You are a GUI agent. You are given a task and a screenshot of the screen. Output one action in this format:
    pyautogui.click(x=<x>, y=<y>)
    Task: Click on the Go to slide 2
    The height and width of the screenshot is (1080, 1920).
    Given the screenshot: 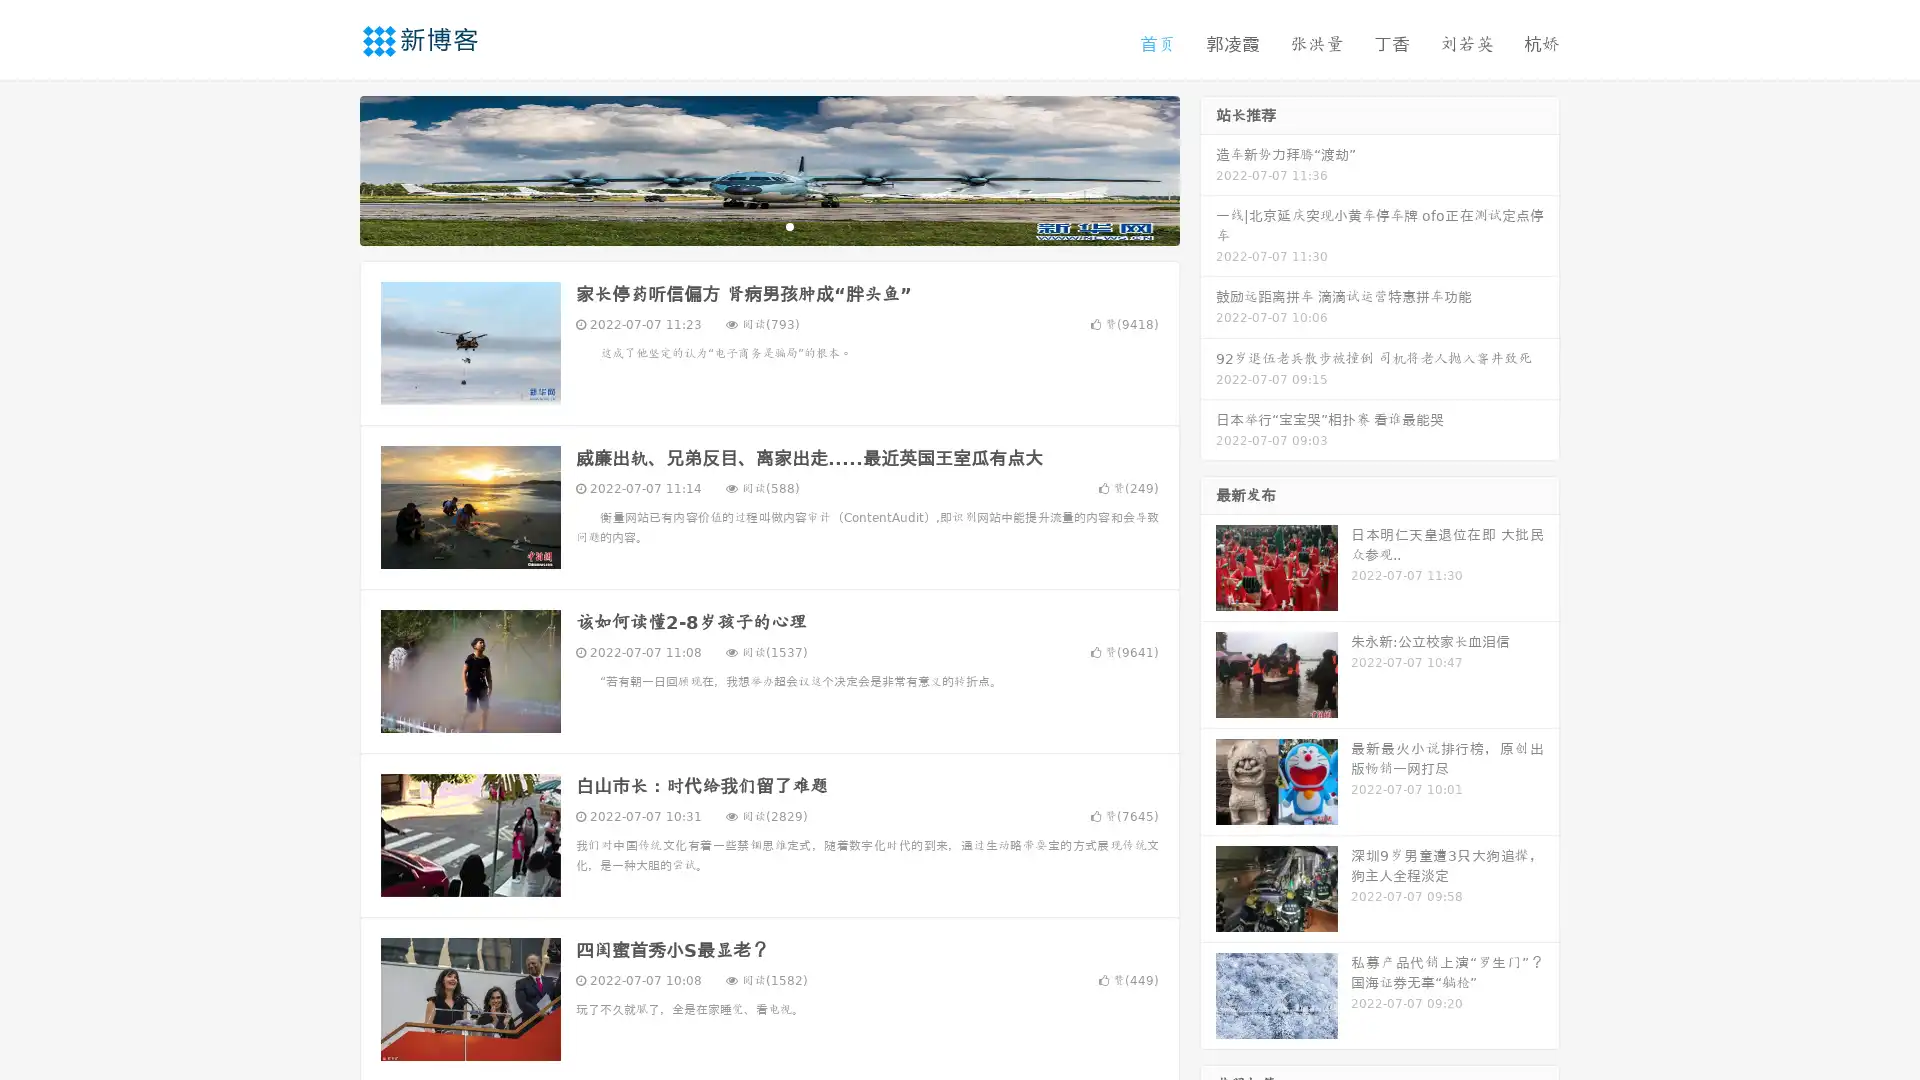 What is the action you would take?
    pyautogui.click(x=768, y=225)
    